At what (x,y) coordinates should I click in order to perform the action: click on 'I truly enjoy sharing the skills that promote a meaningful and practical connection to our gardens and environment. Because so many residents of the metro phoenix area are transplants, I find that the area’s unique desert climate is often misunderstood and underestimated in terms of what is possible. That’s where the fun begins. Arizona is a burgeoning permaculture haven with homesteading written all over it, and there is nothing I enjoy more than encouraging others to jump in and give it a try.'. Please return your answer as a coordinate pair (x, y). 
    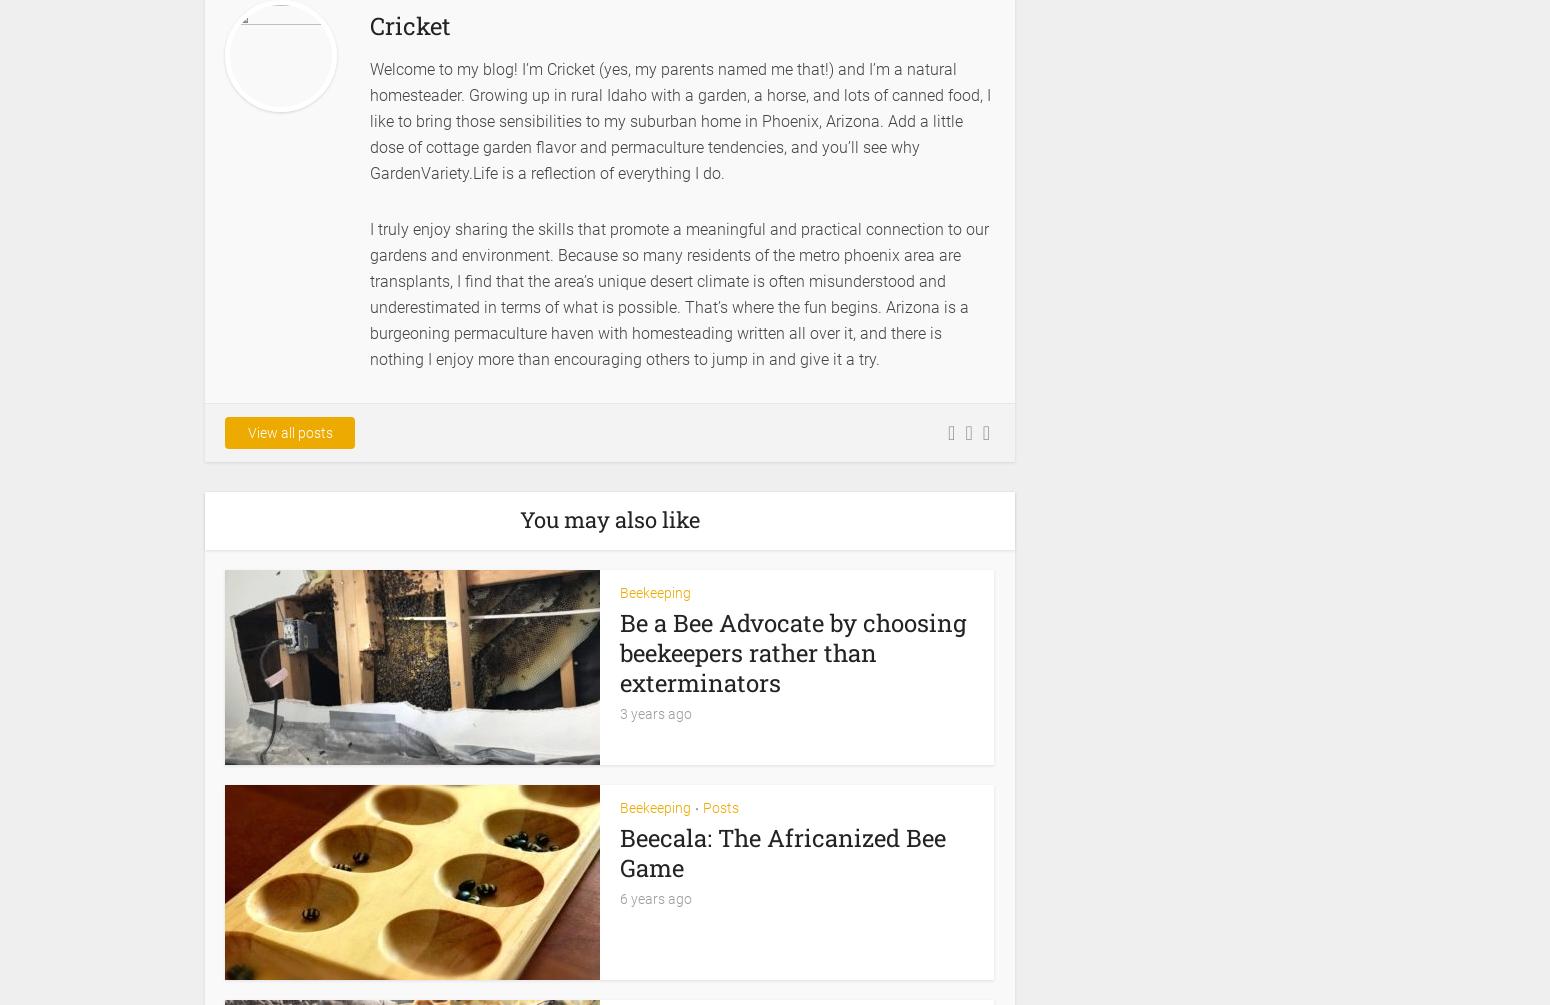
    Looking at the image, I should click on (678, 292).